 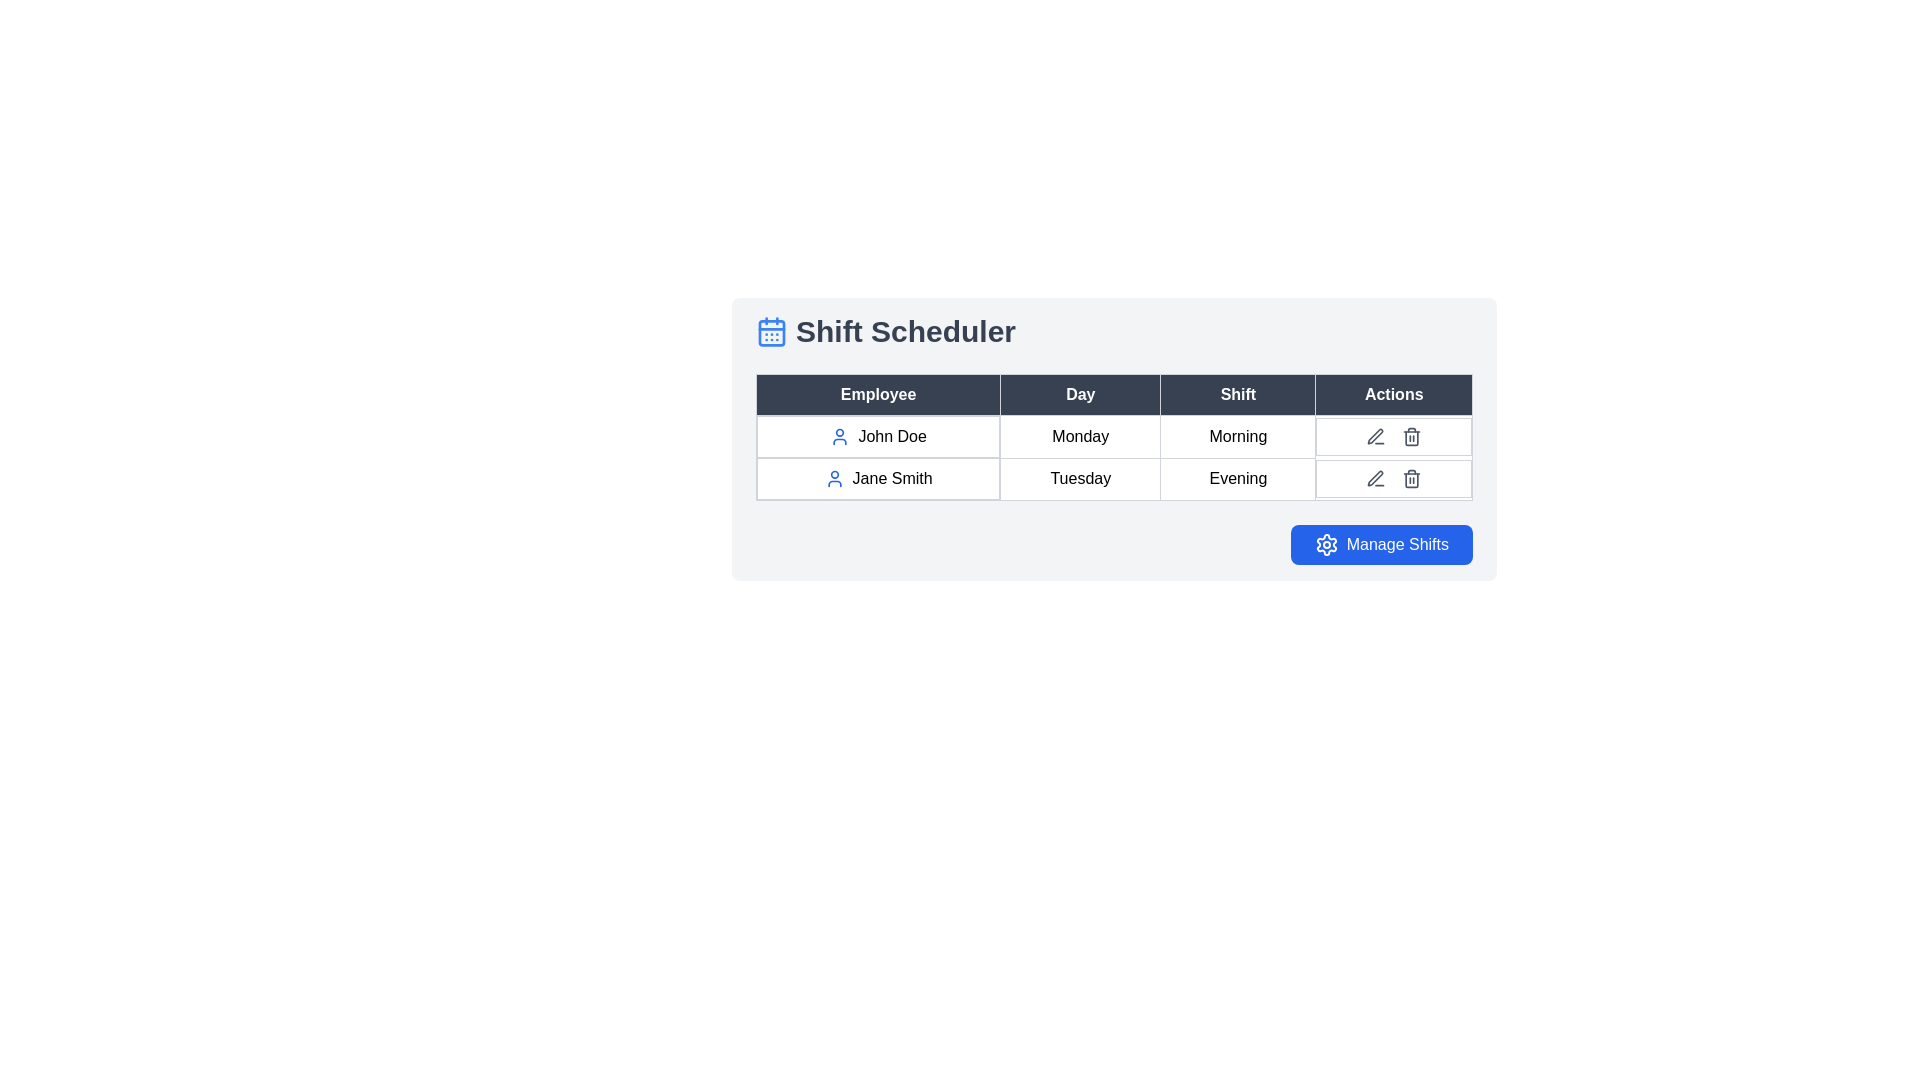 I want to click on the bin icon in the 'Actions' column of the first row for the 'Monday Morning' shift associated with 'John Doe', so click(x=1393, y=435).